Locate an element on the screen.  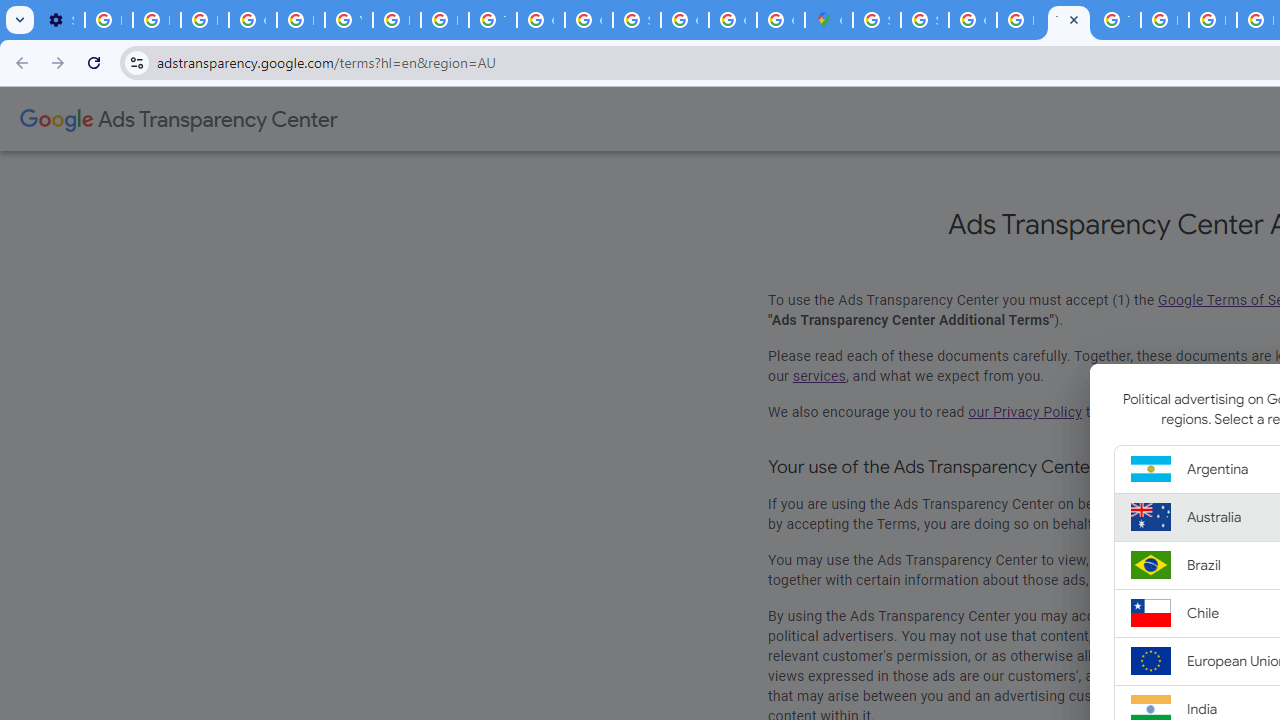
'Settings - Customize profile' is located at coordinates (60, 20).